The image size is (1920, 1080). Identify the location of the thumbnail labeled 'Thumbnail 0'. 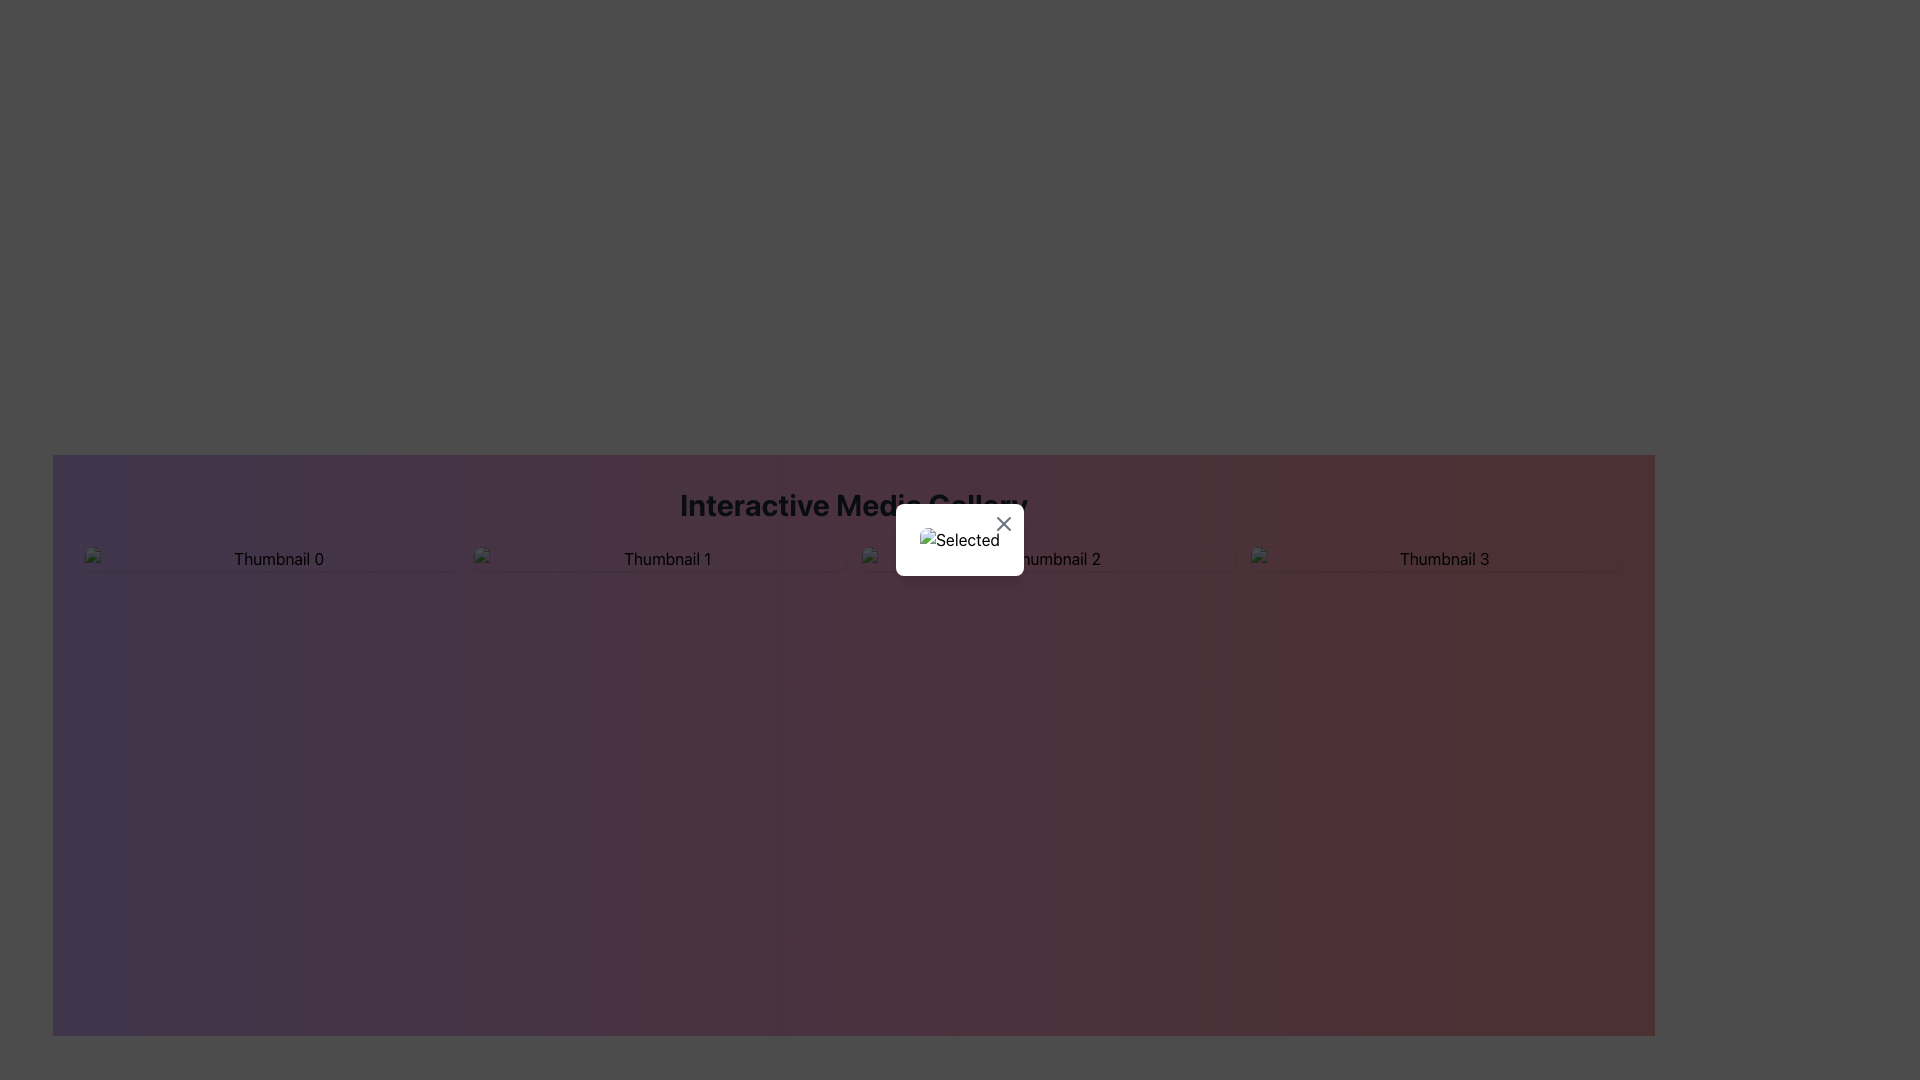
(270, 559).